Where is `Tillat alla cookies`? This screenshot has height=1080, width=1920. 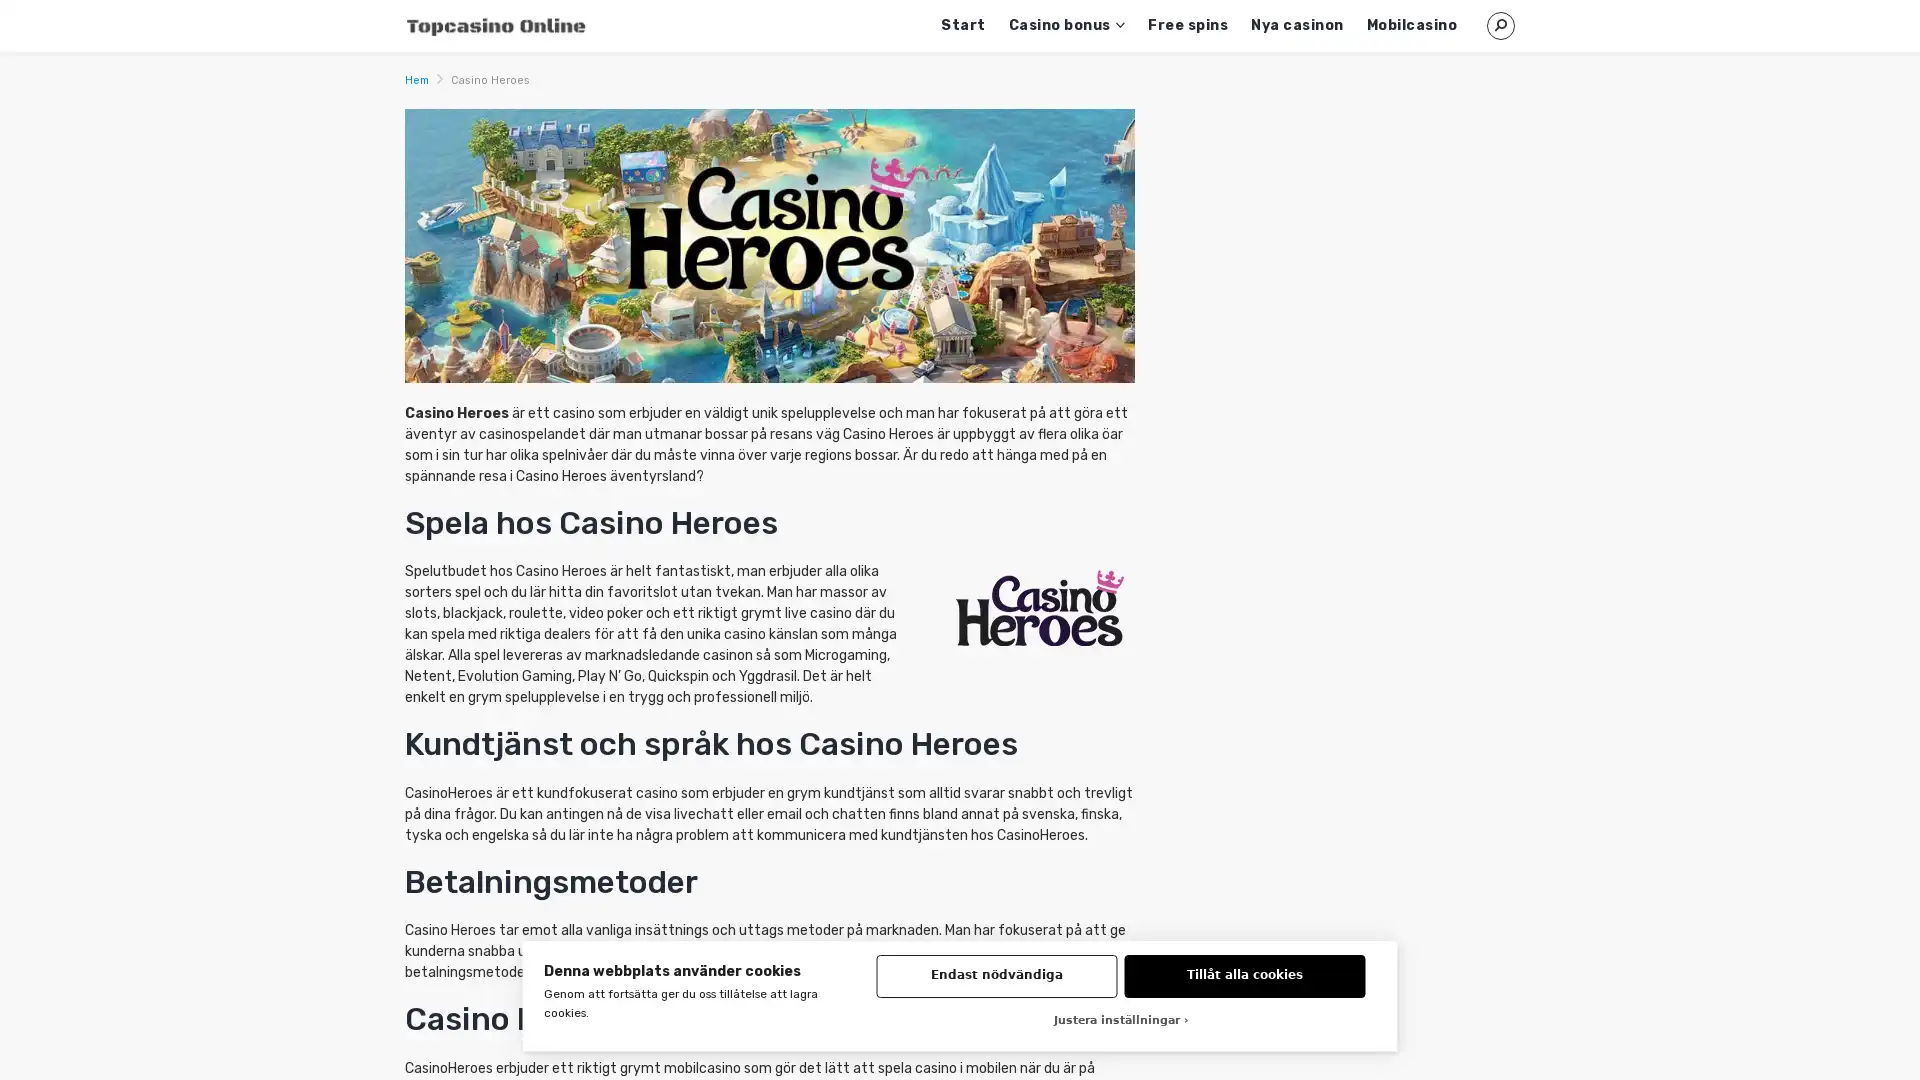
Tillat alla cookies is located at coordinates (1243, 974).